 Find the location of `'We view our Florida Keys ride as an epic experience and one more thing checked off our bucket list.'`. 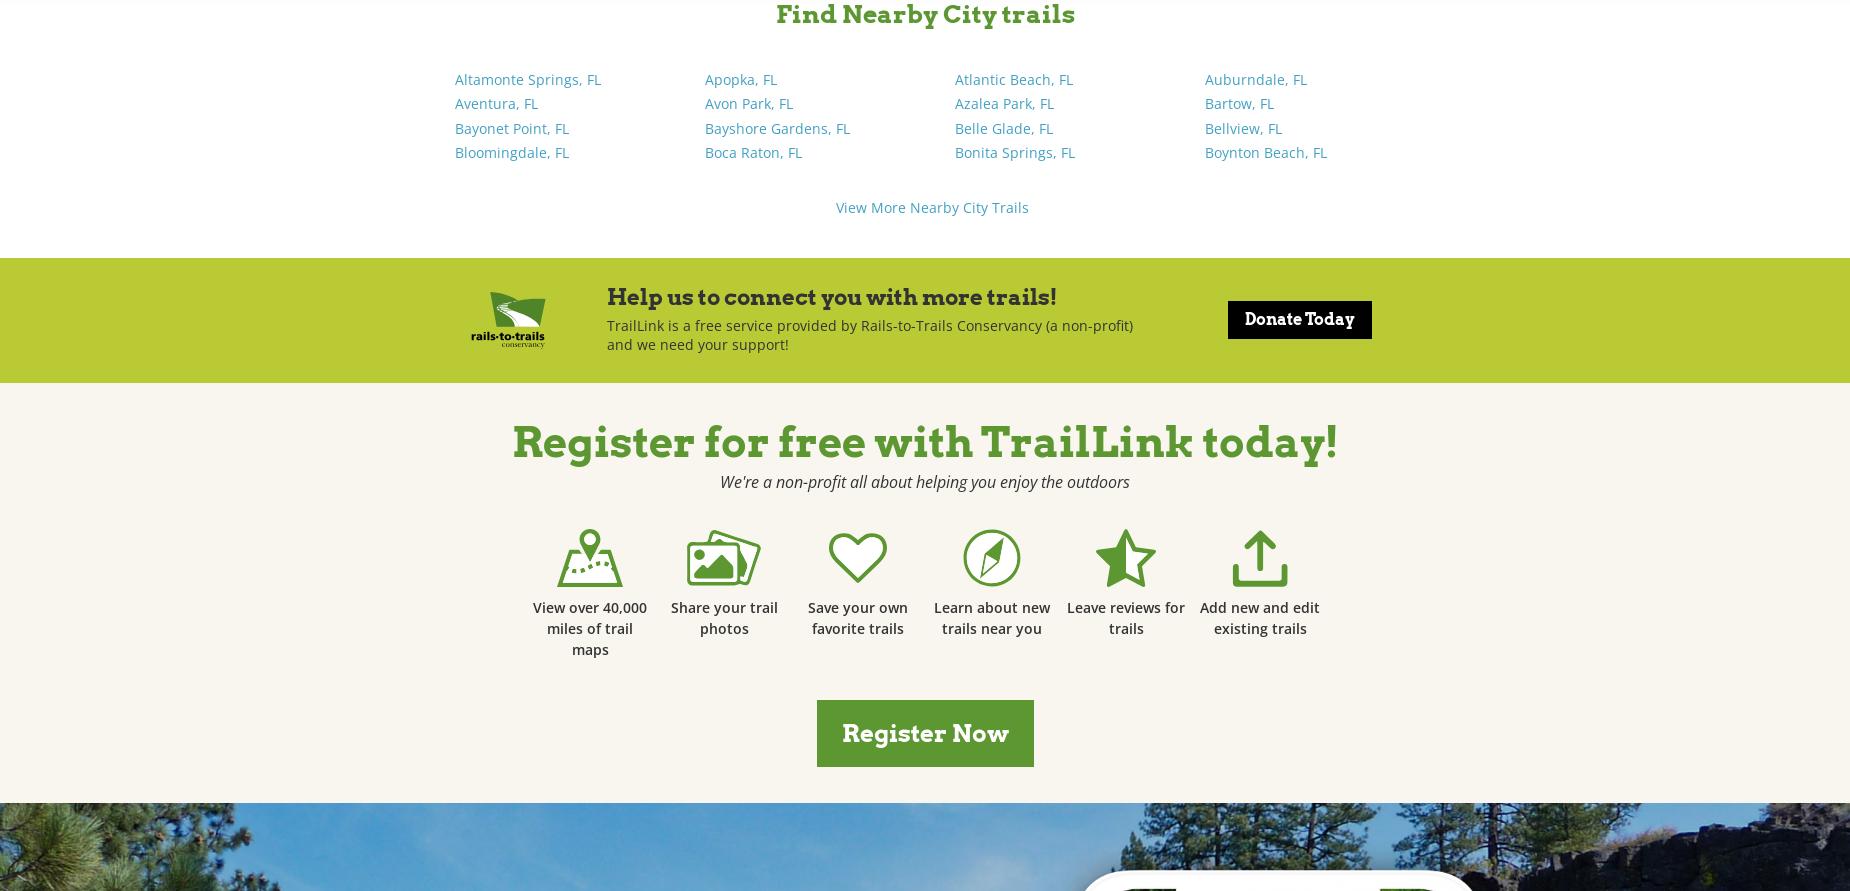

'We view our Florida Keys ride as an epic experience and one more thing checked off our bucket list.' is located at coordinates (1246, 461).